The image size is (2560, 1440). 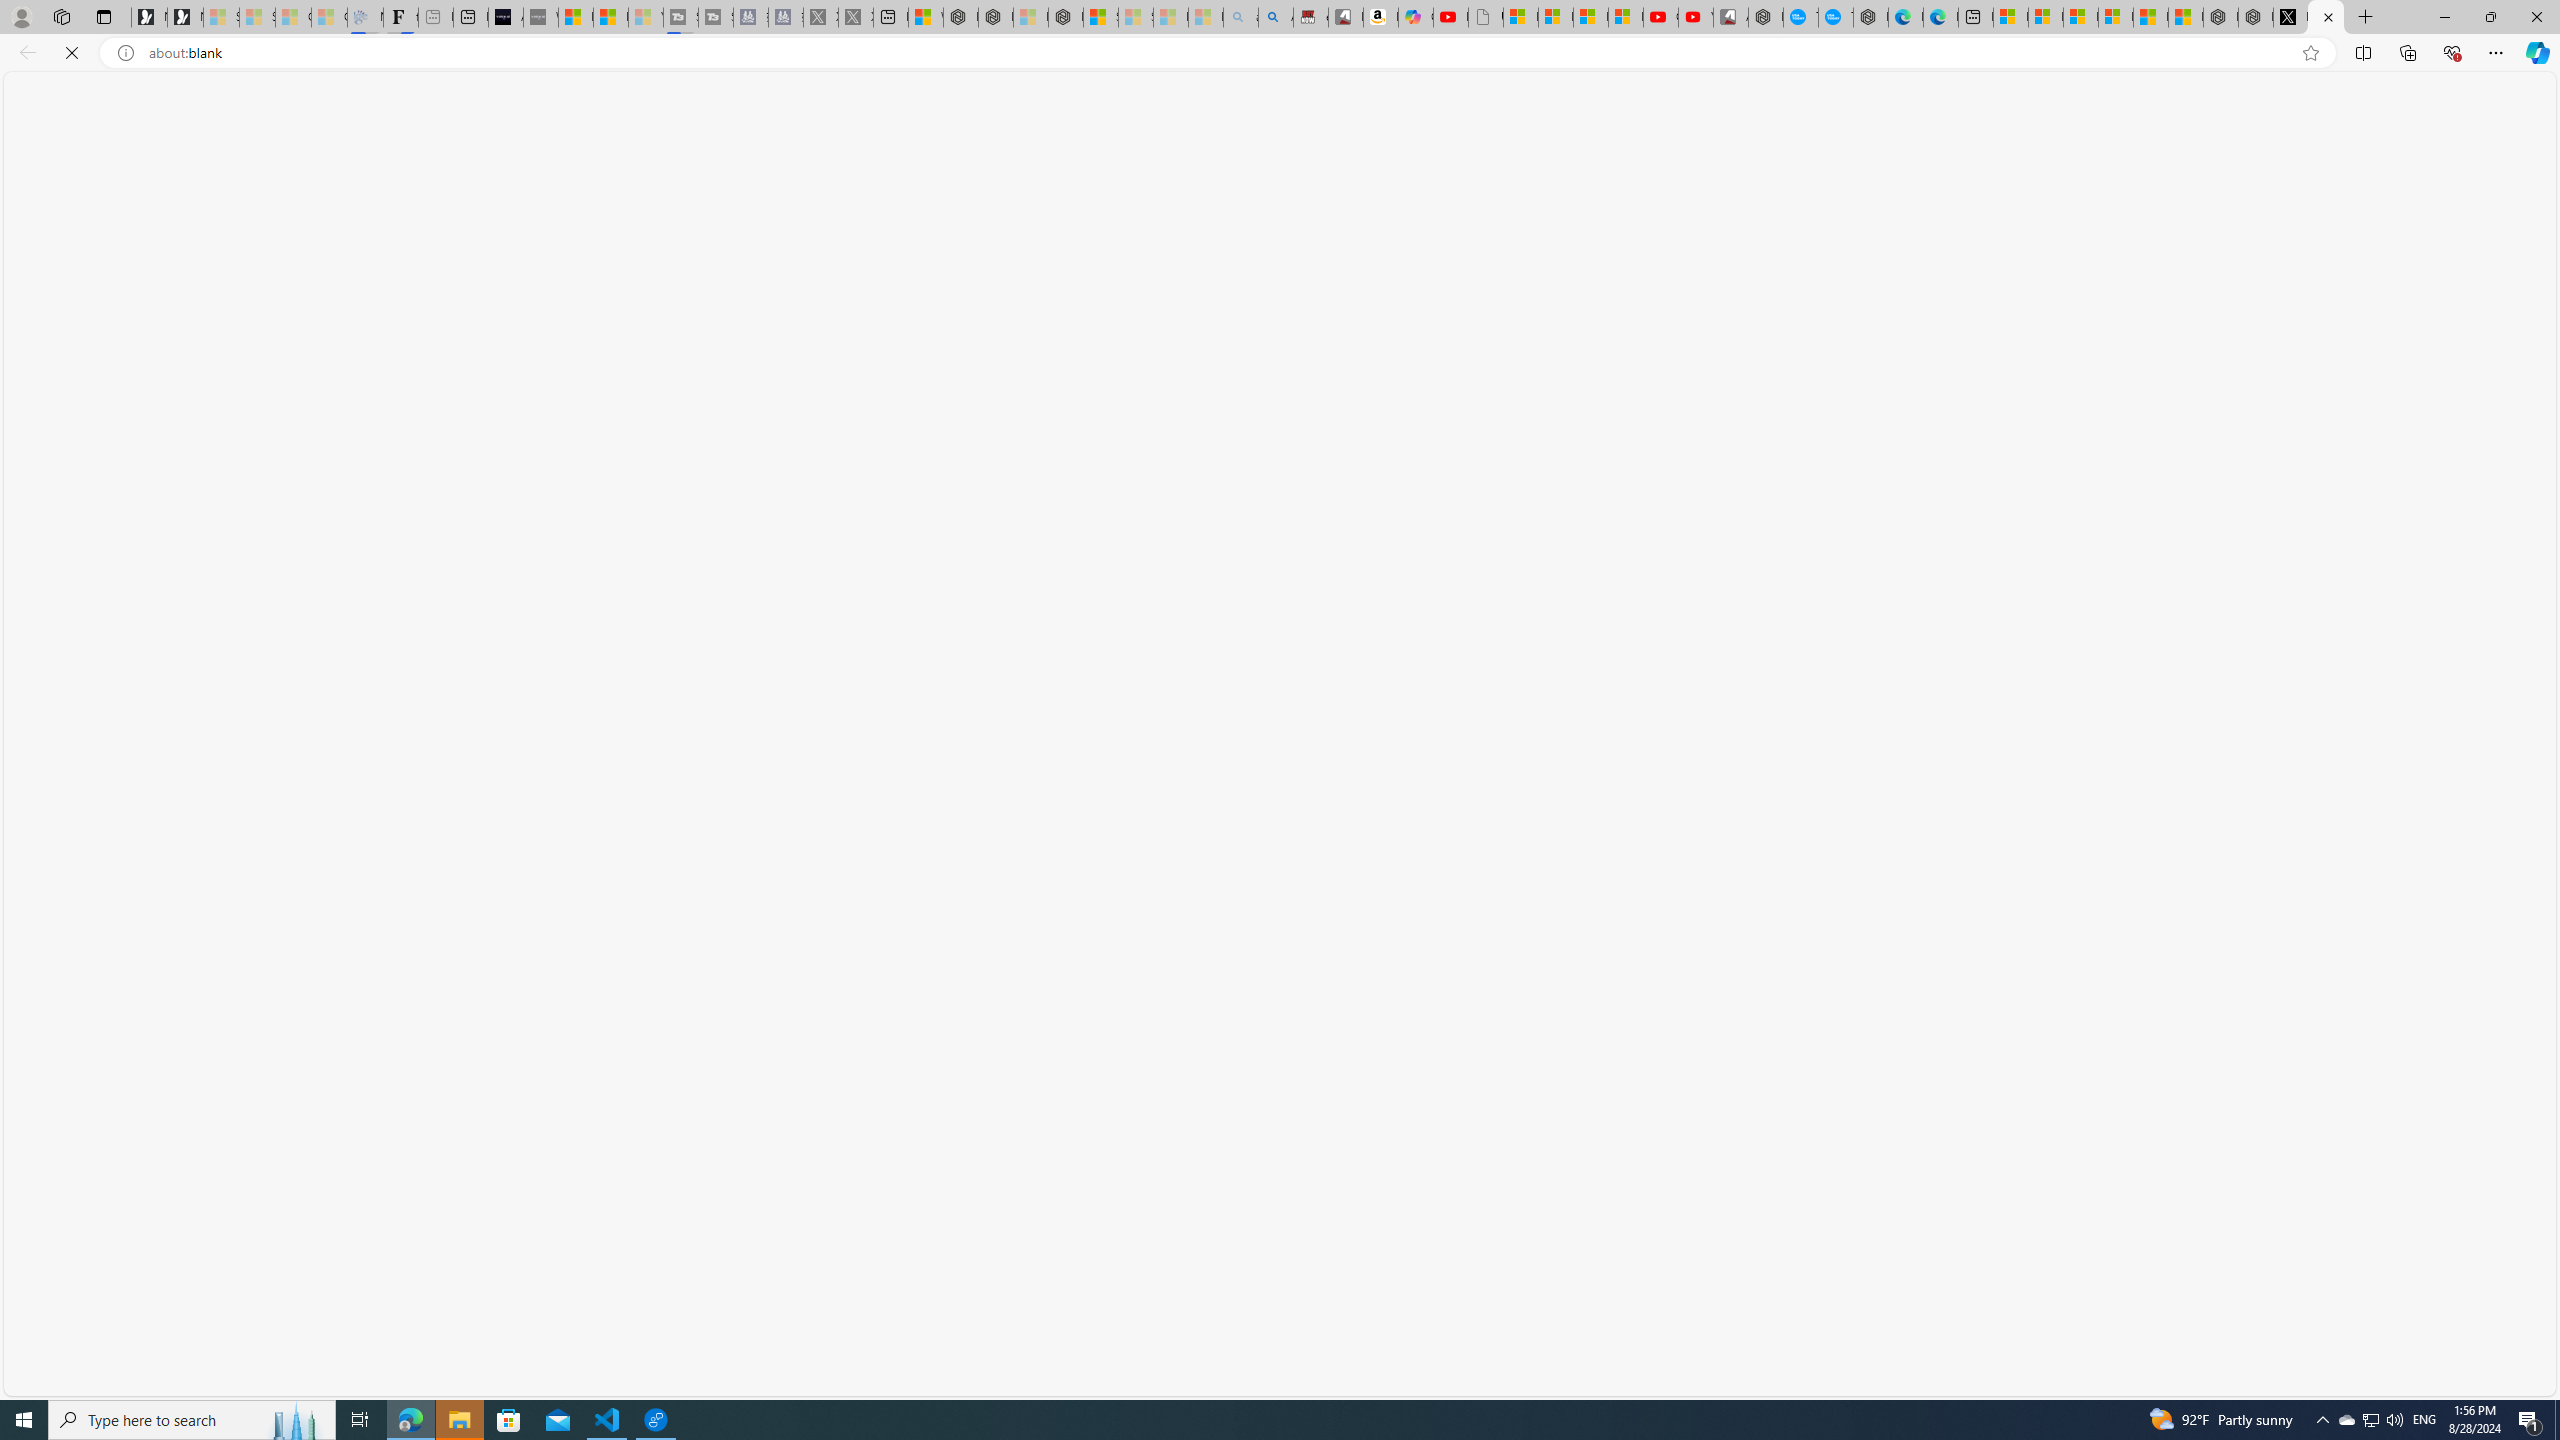 I want to click on 'Nordace - Nordace has arrived Hong Kong', so click(x=1871, y=16).